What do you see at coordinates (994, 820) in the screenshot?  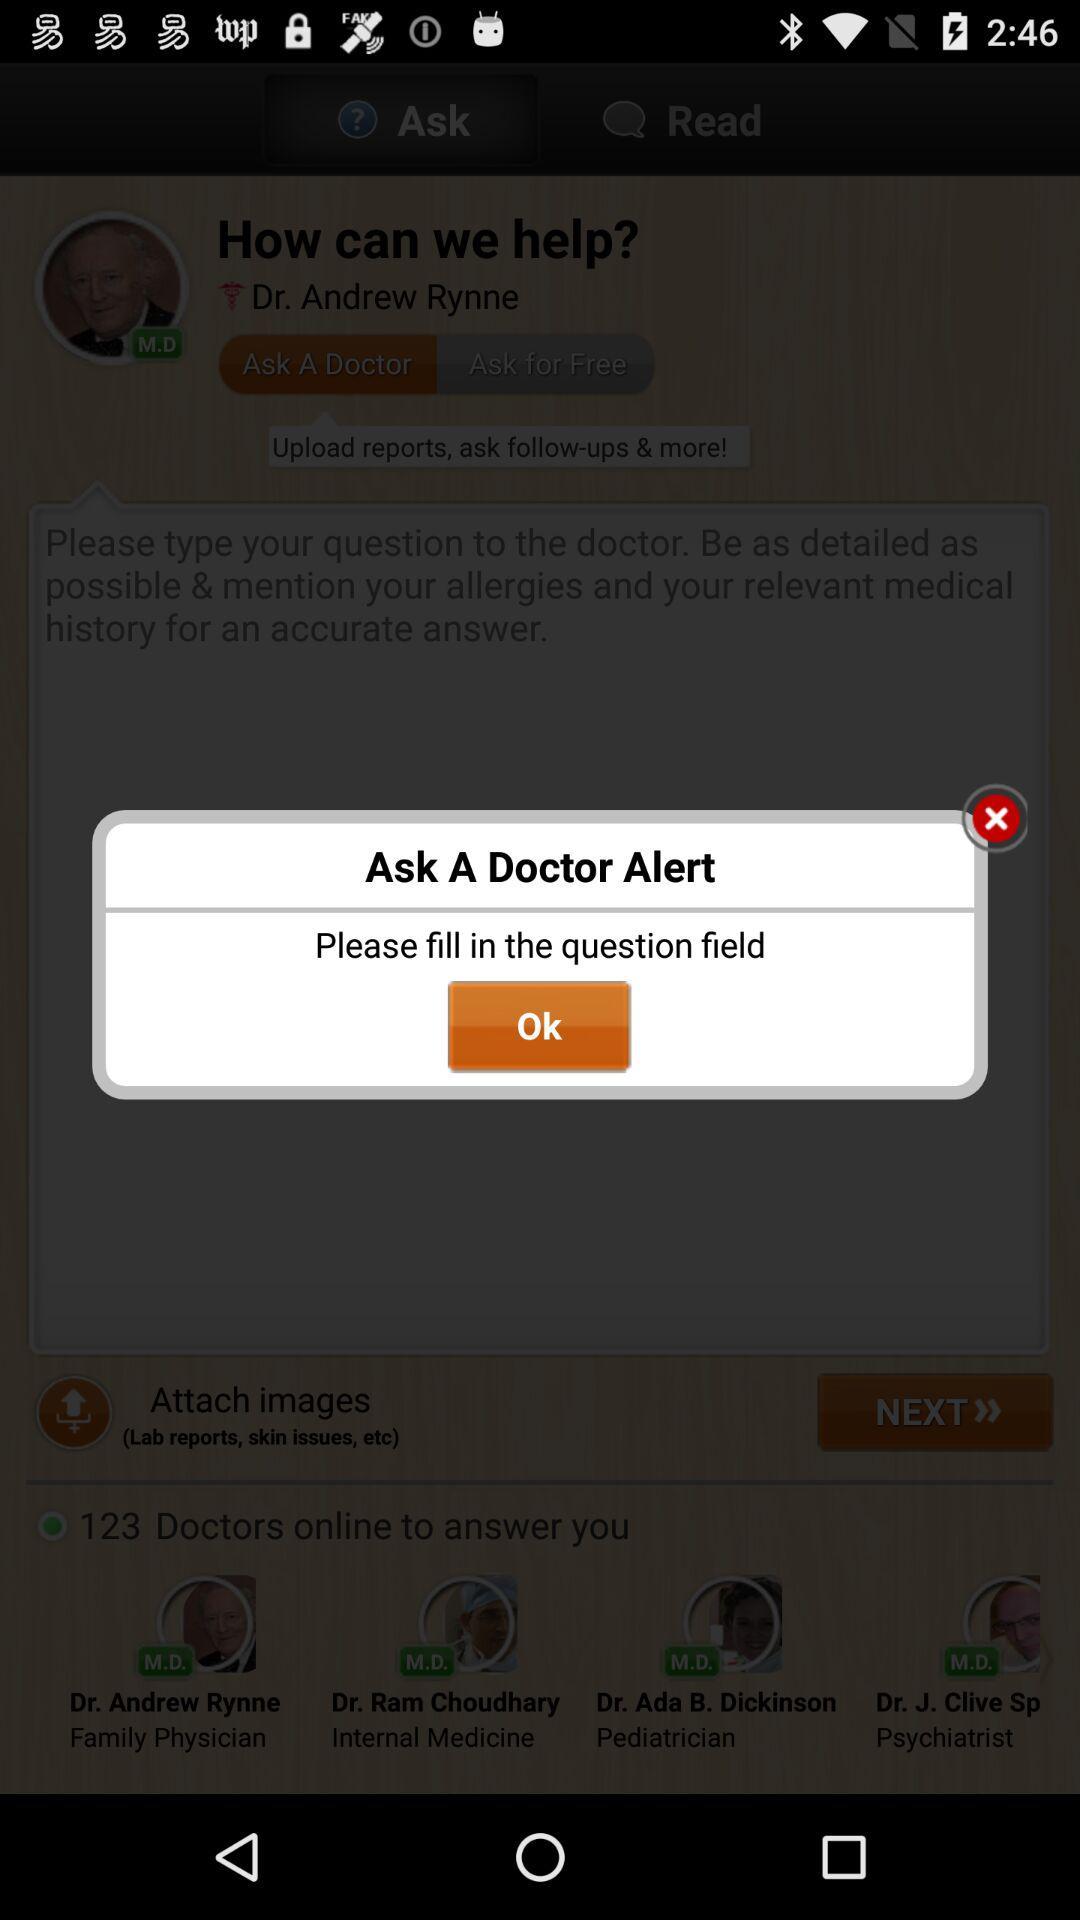 I see `the item on the right` at bounding box center [994, 820].